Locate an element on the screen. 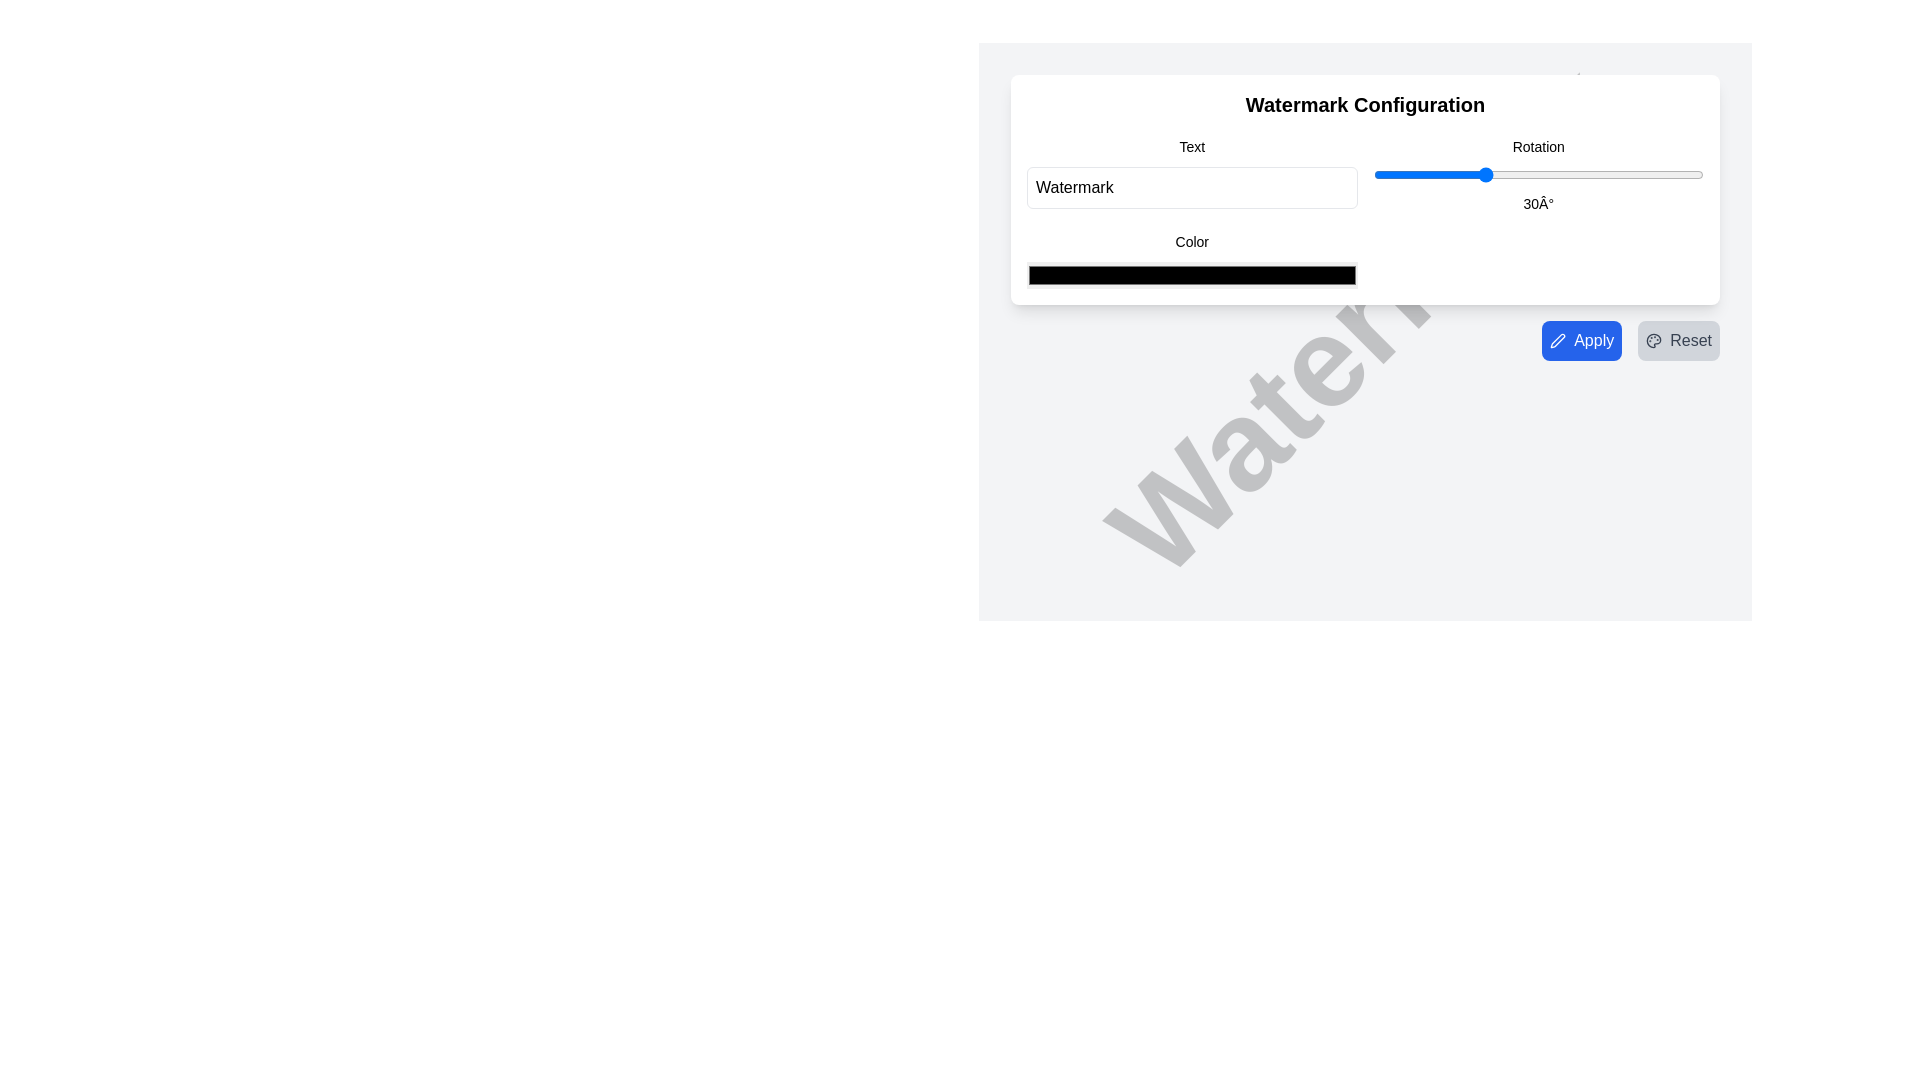  and drag the slider labeled 'Rotation' to adjust the angle, which is currently set to '30°' is located at coordinates (1537, 173).